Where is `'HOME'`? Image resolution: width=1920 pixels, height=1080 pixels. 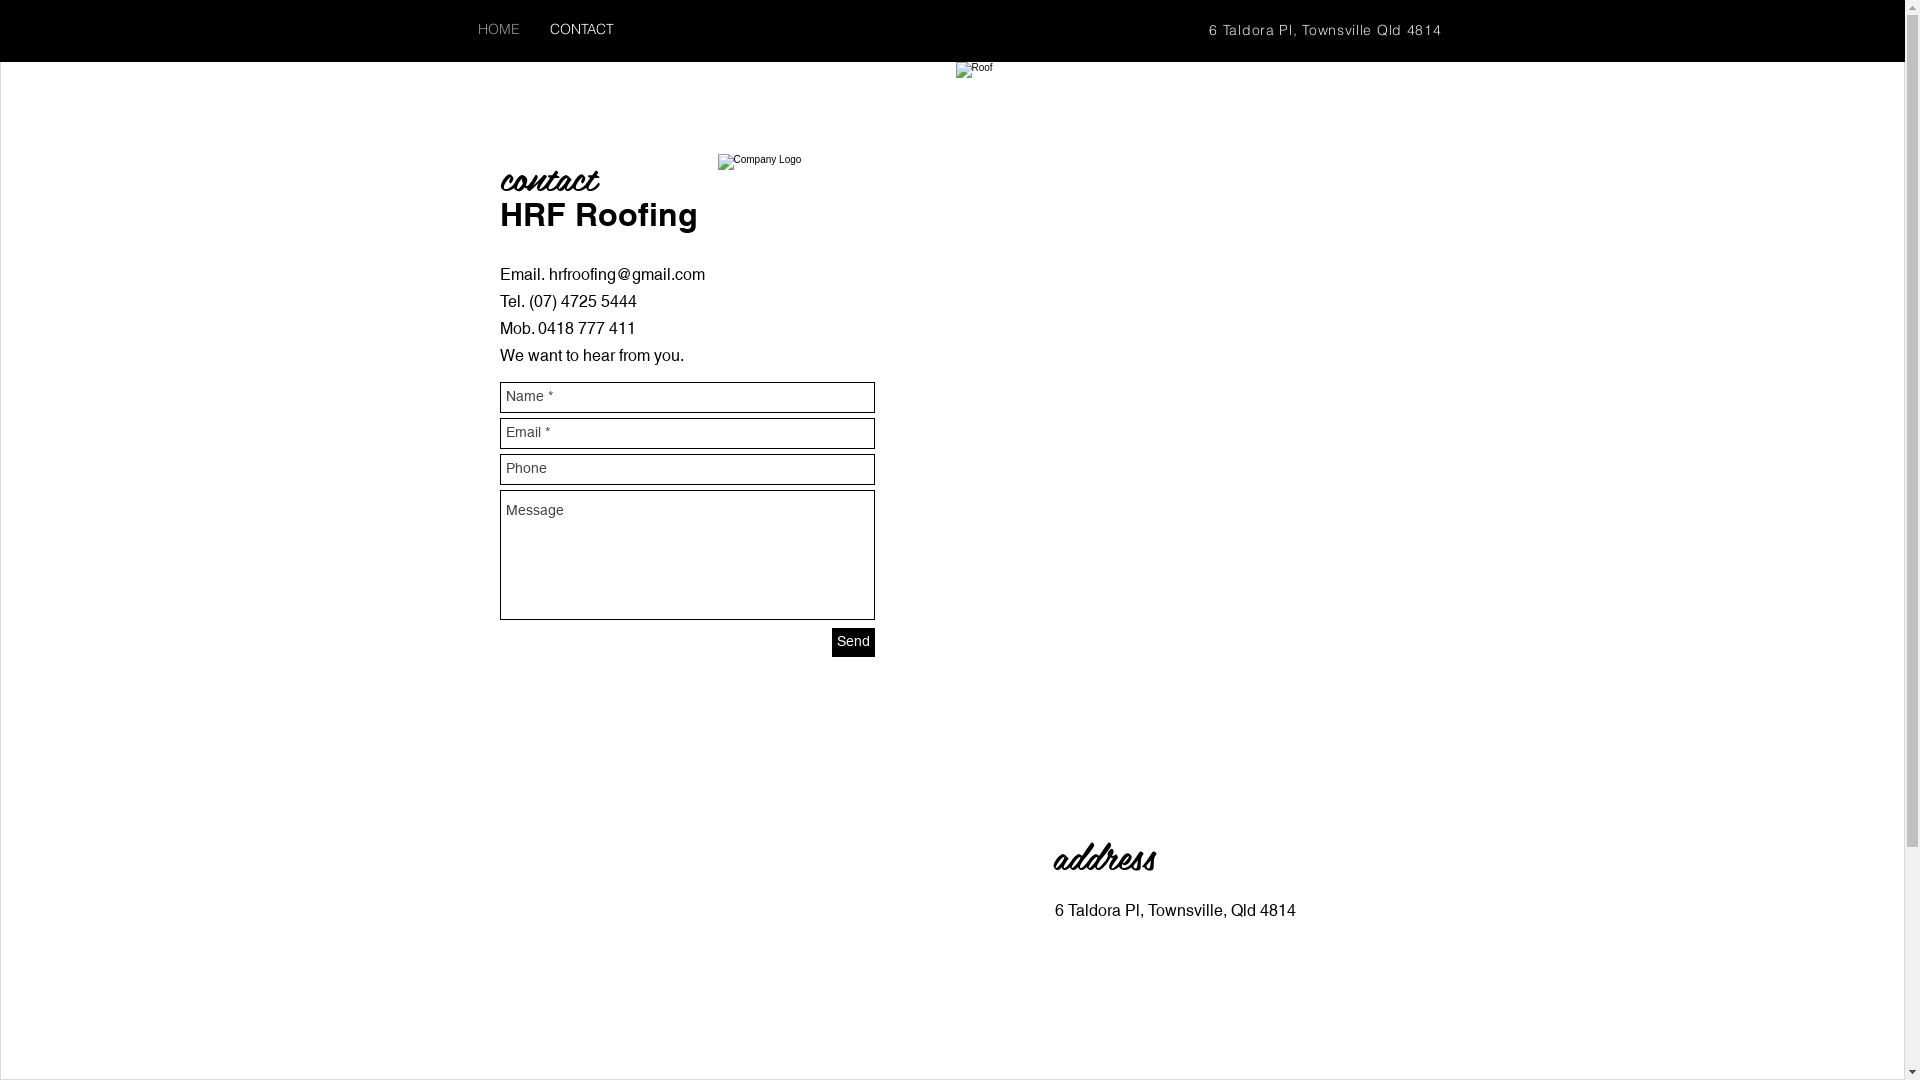 'HOME' is located at coordinates (498, 29).